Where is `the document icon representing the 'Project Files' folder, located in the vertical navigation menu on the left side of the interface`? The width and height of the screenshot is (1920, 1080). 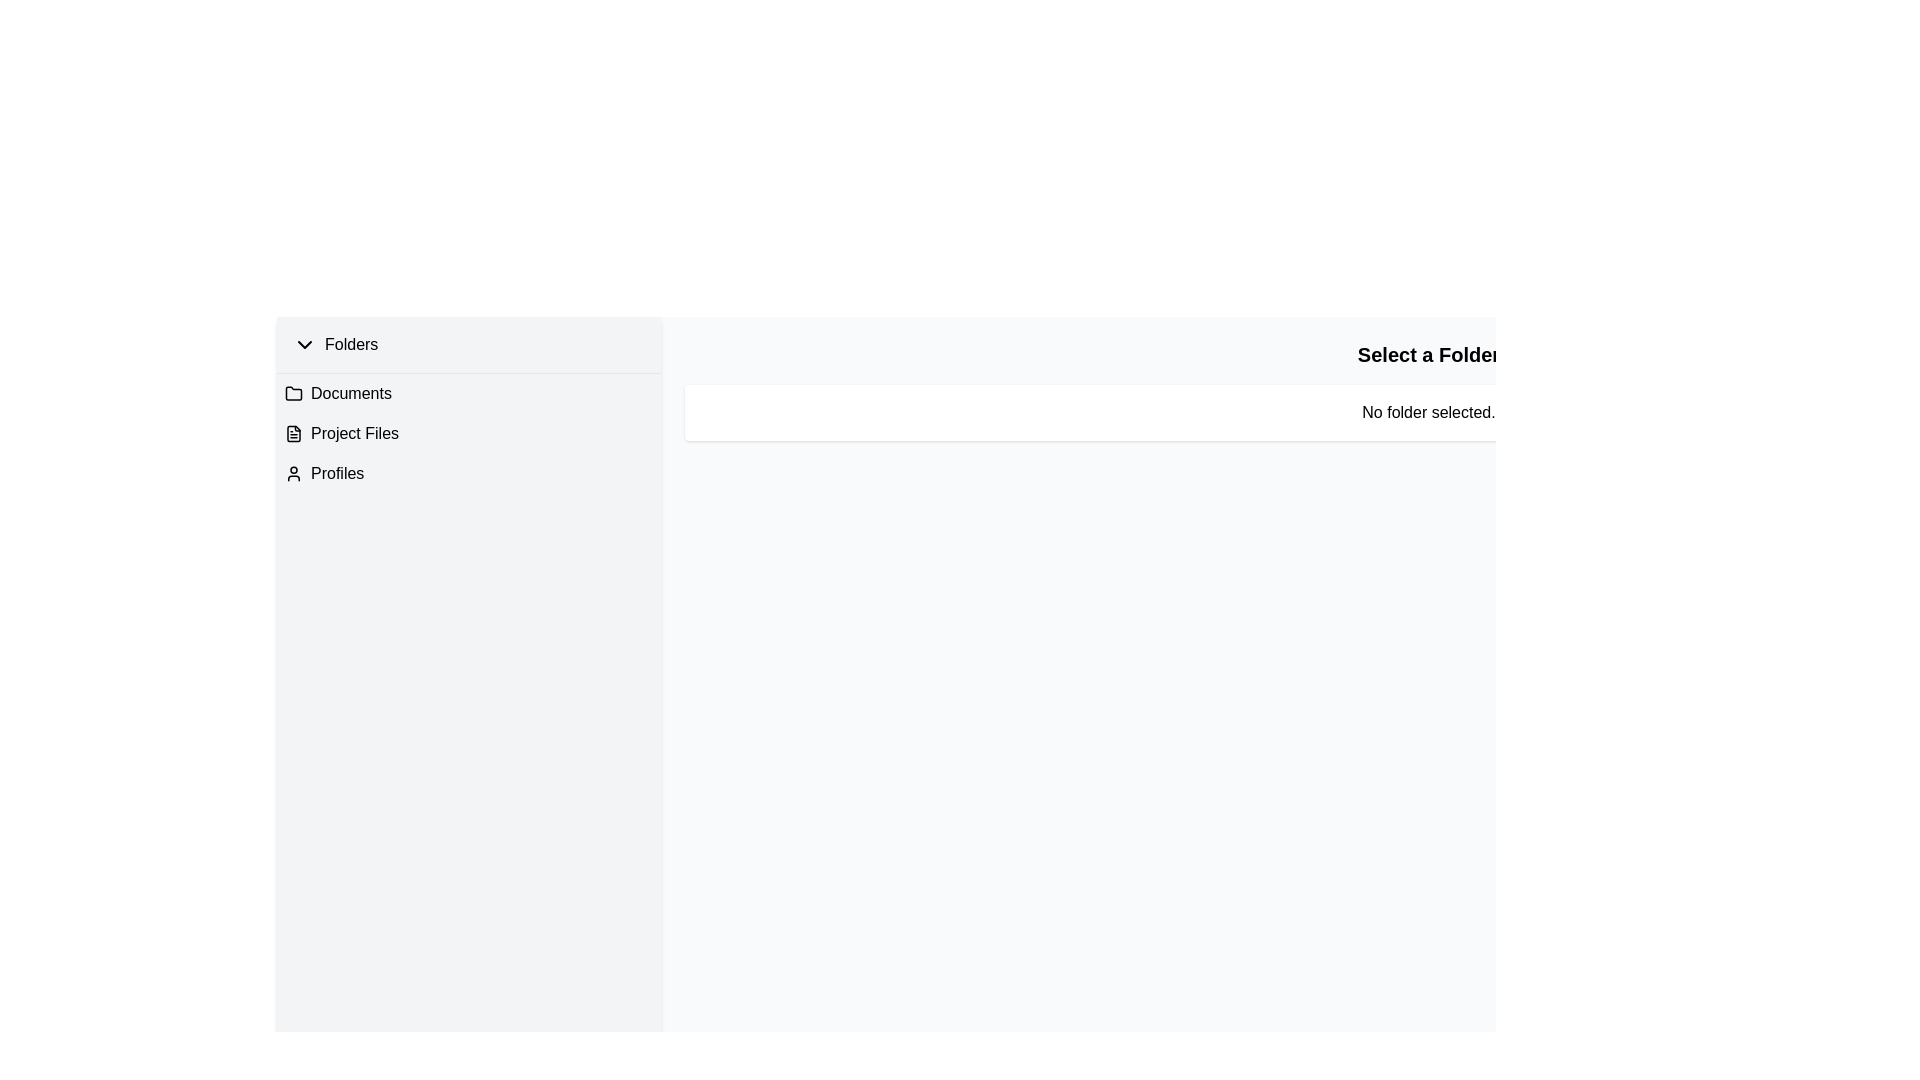
the document icon representing the 'Project Files' folder, located in the vertical navigation menu on the left side of the interface is located at coordinates (292, 433).